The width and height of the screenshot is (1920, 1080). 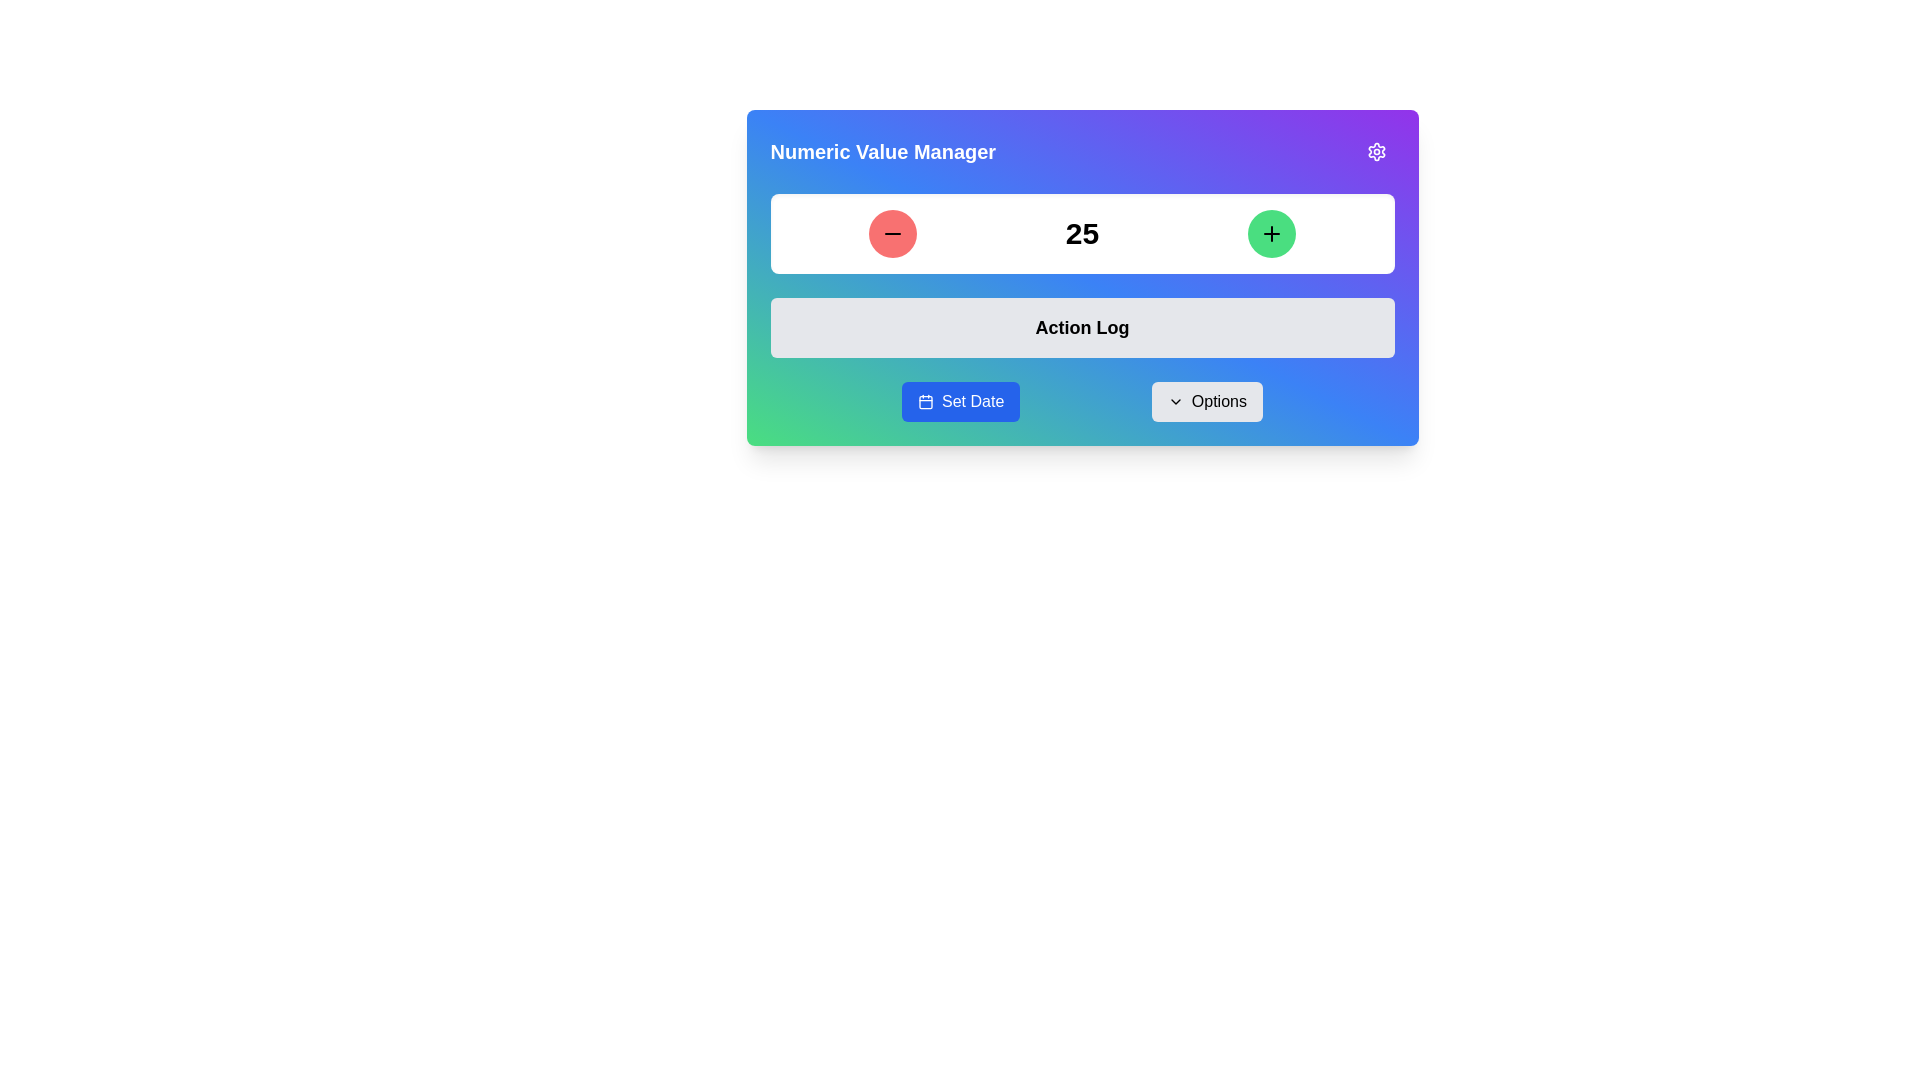 What do you see at coordinates (1081, 326) in the screenshot?
I see `the Text heading or title component that serves as a heading for the section tracking actions, located centrally below a value of '25' and between the '-' and '+' buttons` at bounding box center [1081, 326].